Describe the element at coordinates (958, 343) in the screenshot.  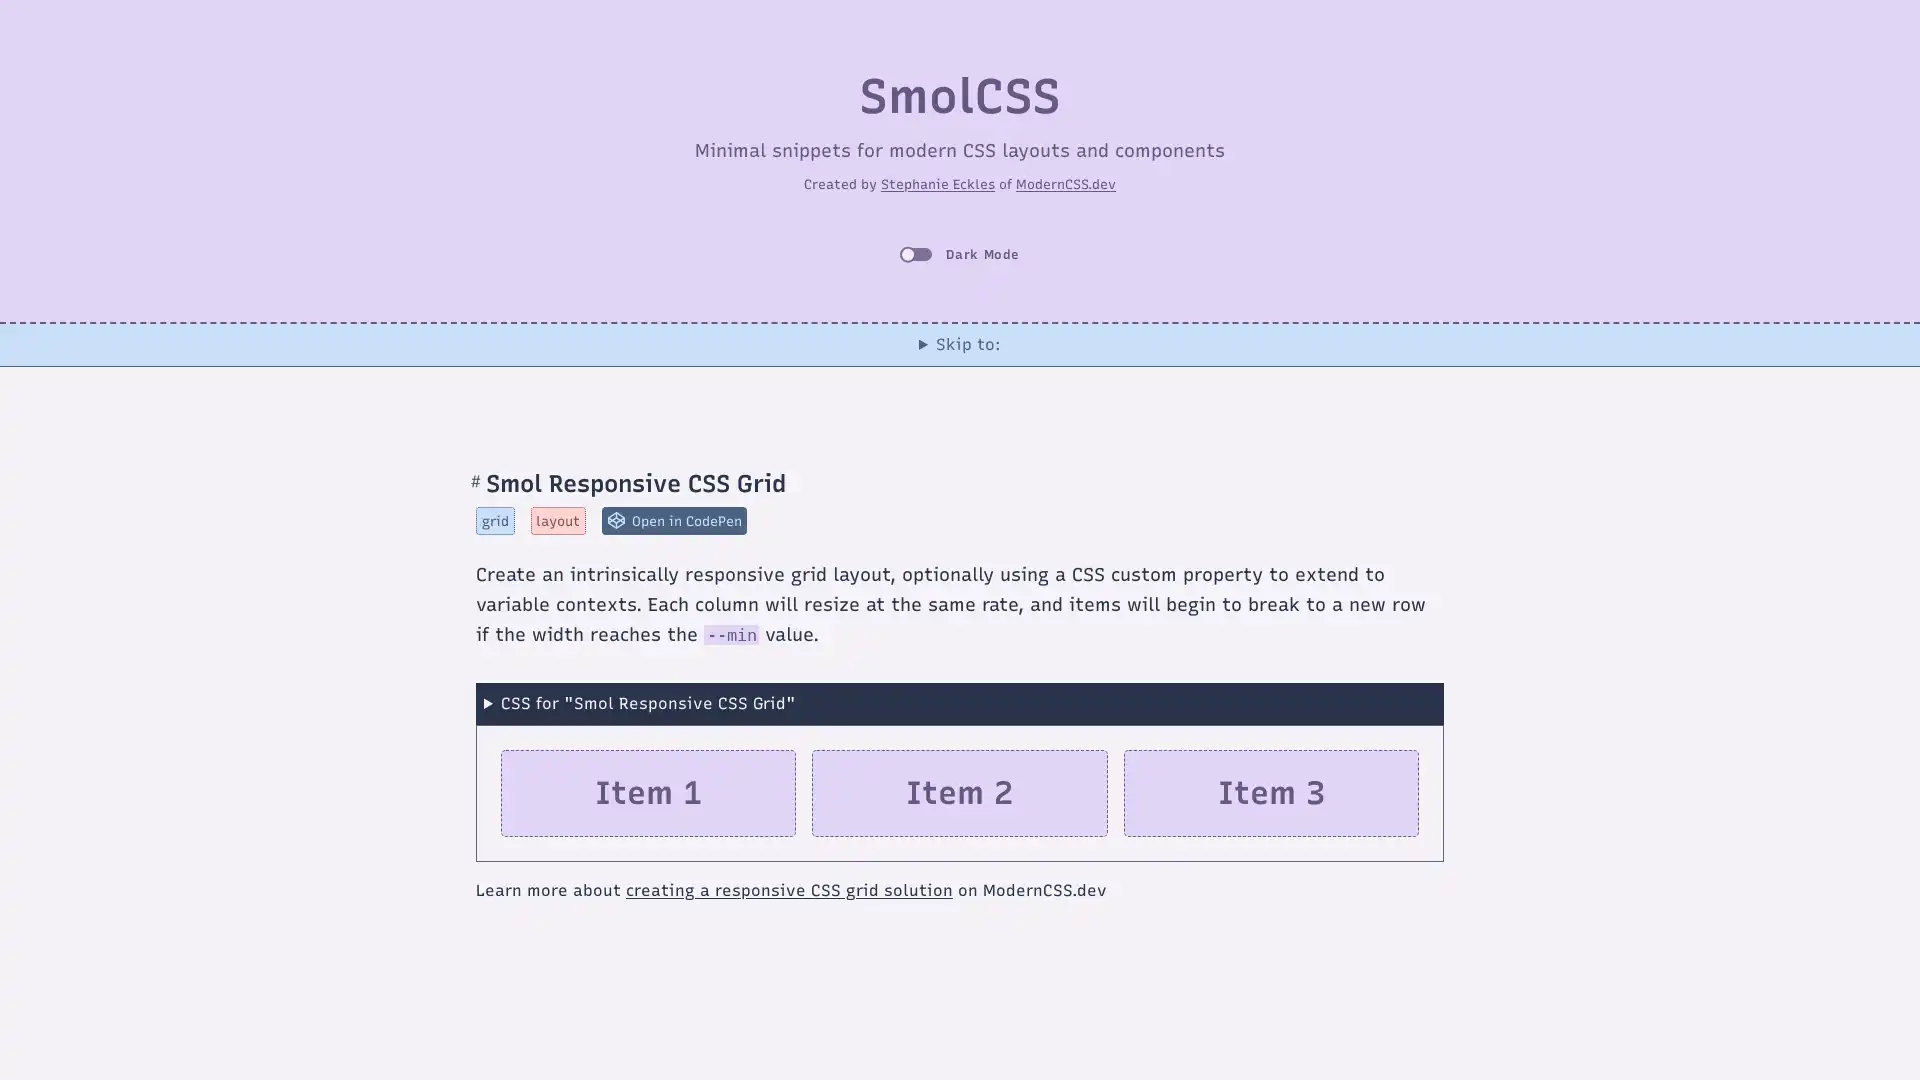
I see `Skip to:` at that location.